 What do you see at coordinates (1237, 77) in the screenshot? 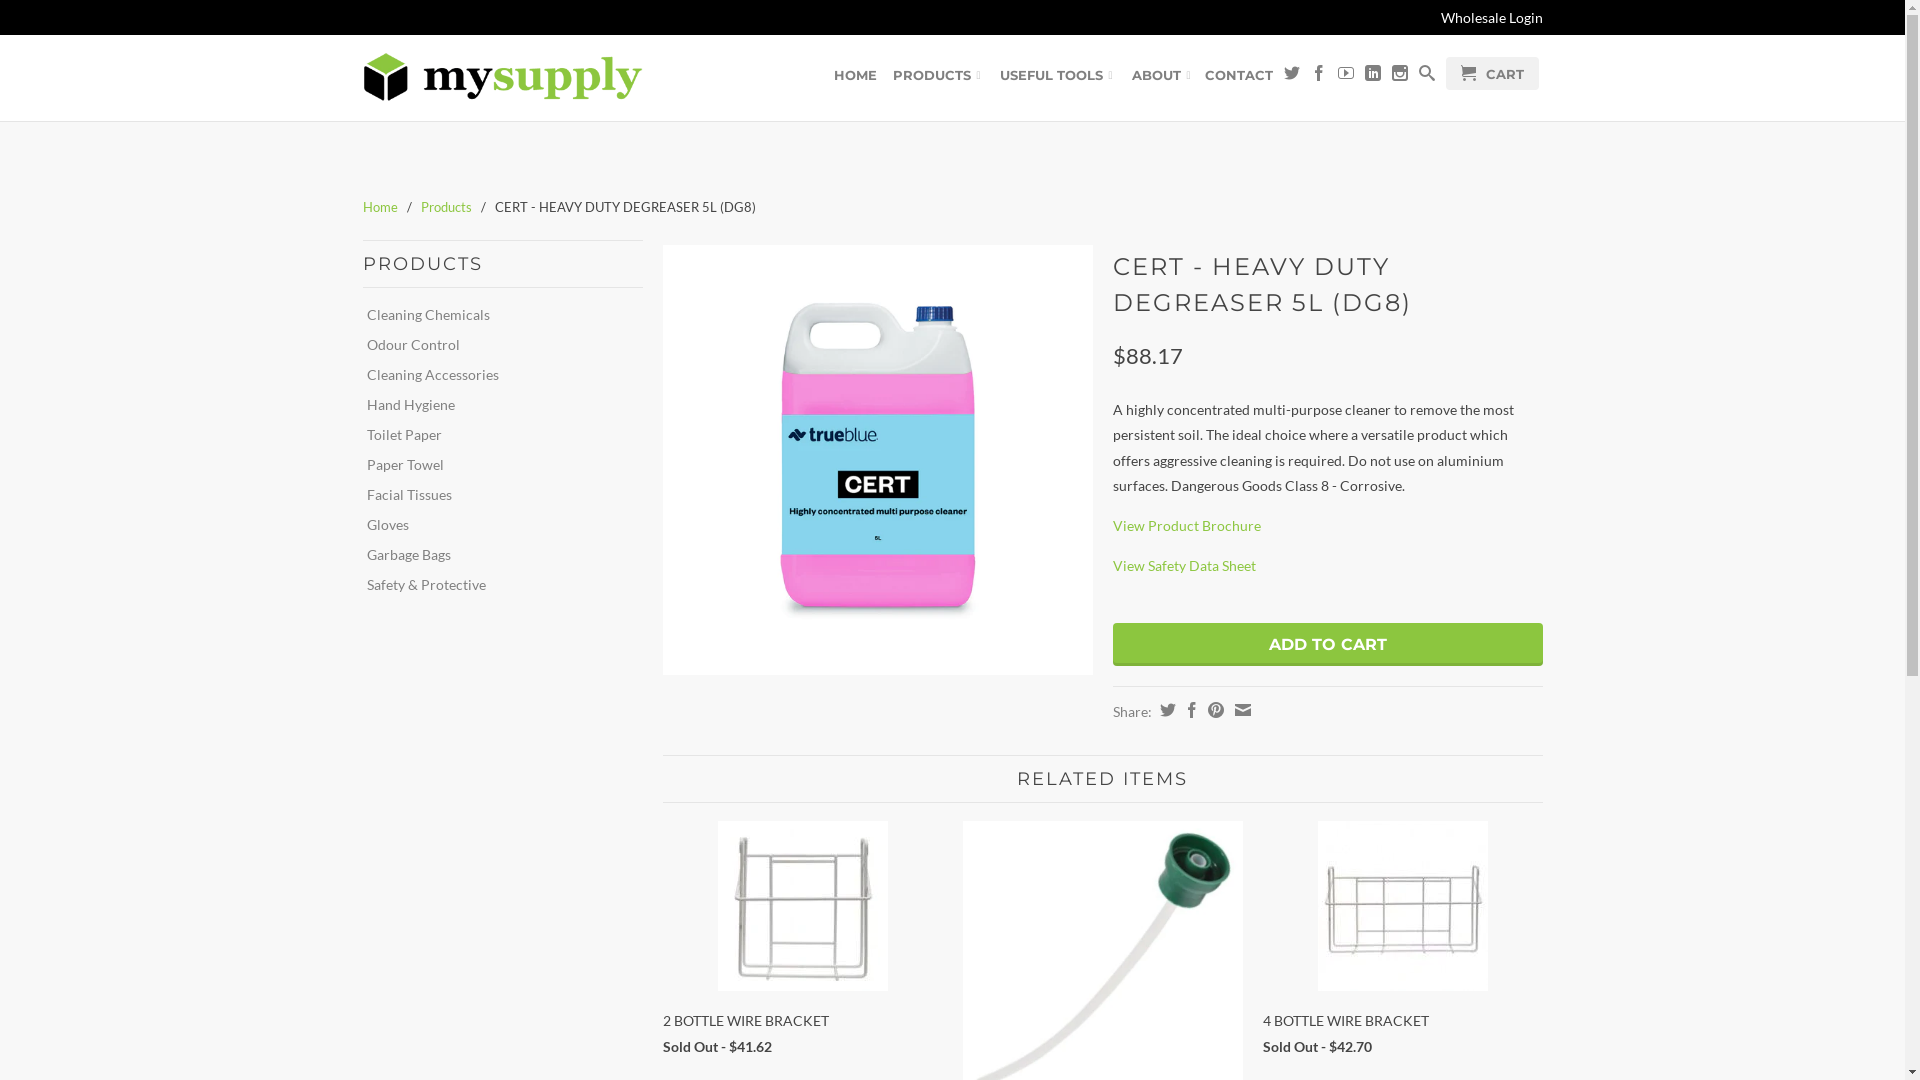
I see `'CONTACT'` at bounding box center [1237, 77].